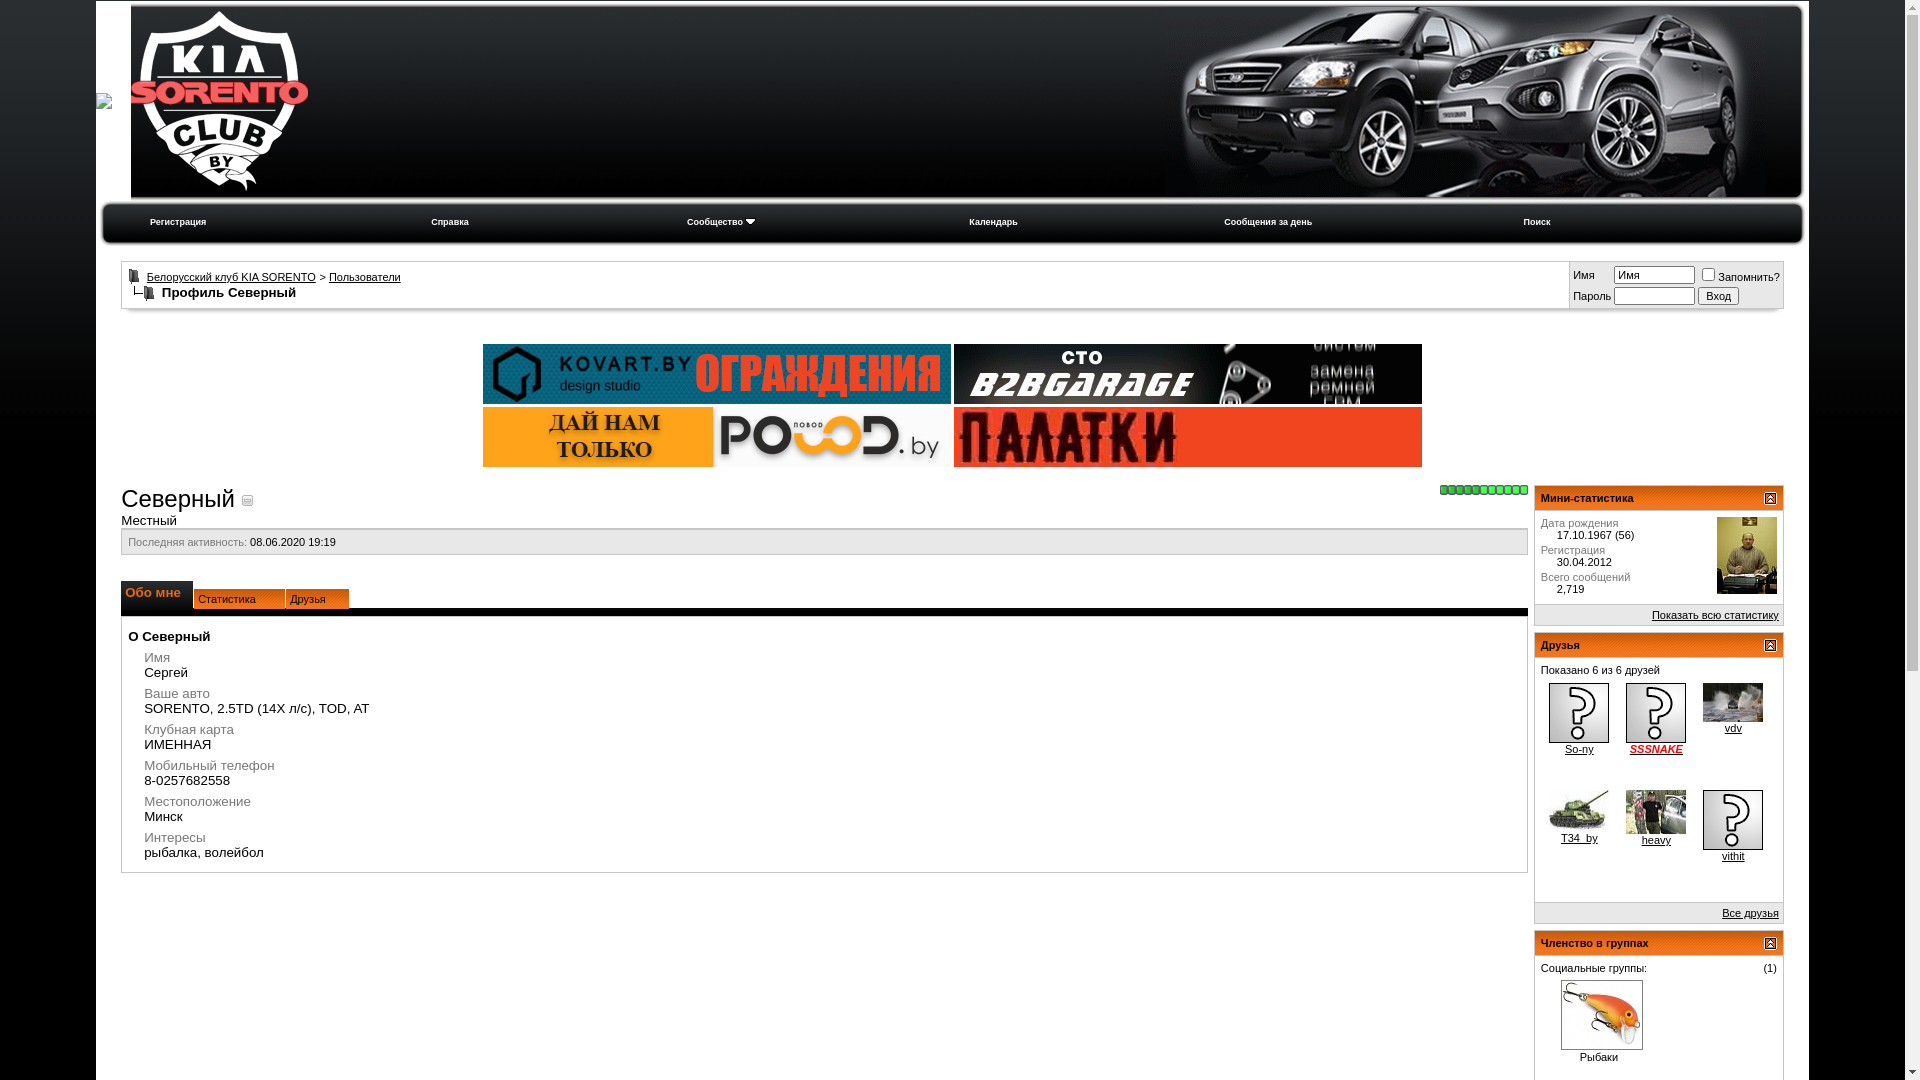  Describe the element at coordinates (1721, 855) in the screenshot. I see `'vithit'` at that location.